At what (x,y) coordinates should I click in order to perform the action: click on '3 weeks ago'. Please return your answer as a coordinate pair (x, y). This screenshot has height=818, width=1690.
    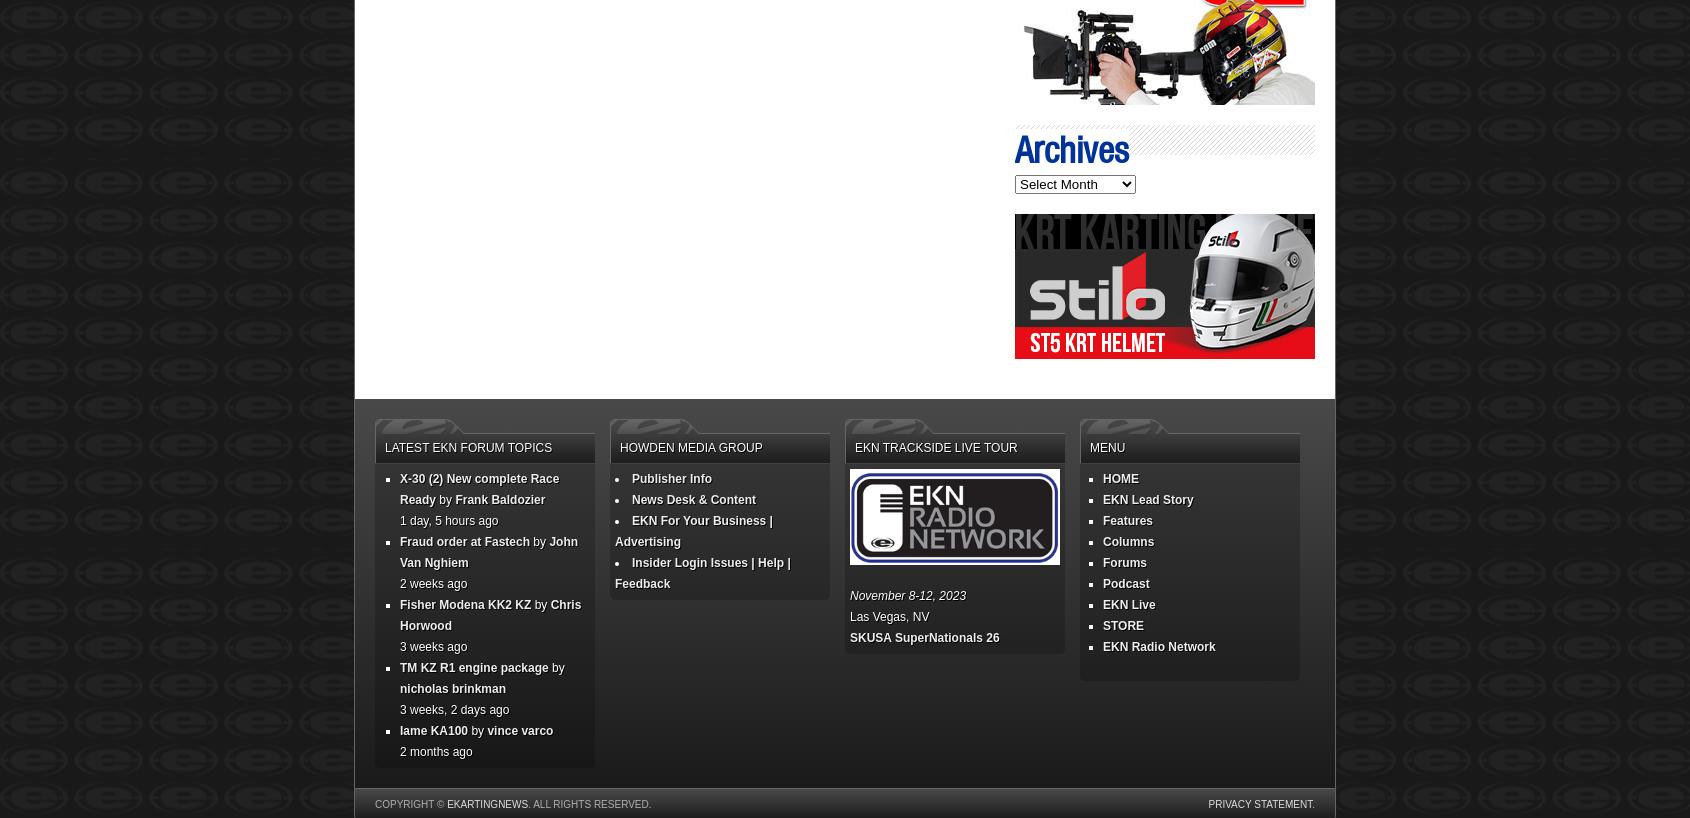
    Looking at the image, I should click on (433, 647).